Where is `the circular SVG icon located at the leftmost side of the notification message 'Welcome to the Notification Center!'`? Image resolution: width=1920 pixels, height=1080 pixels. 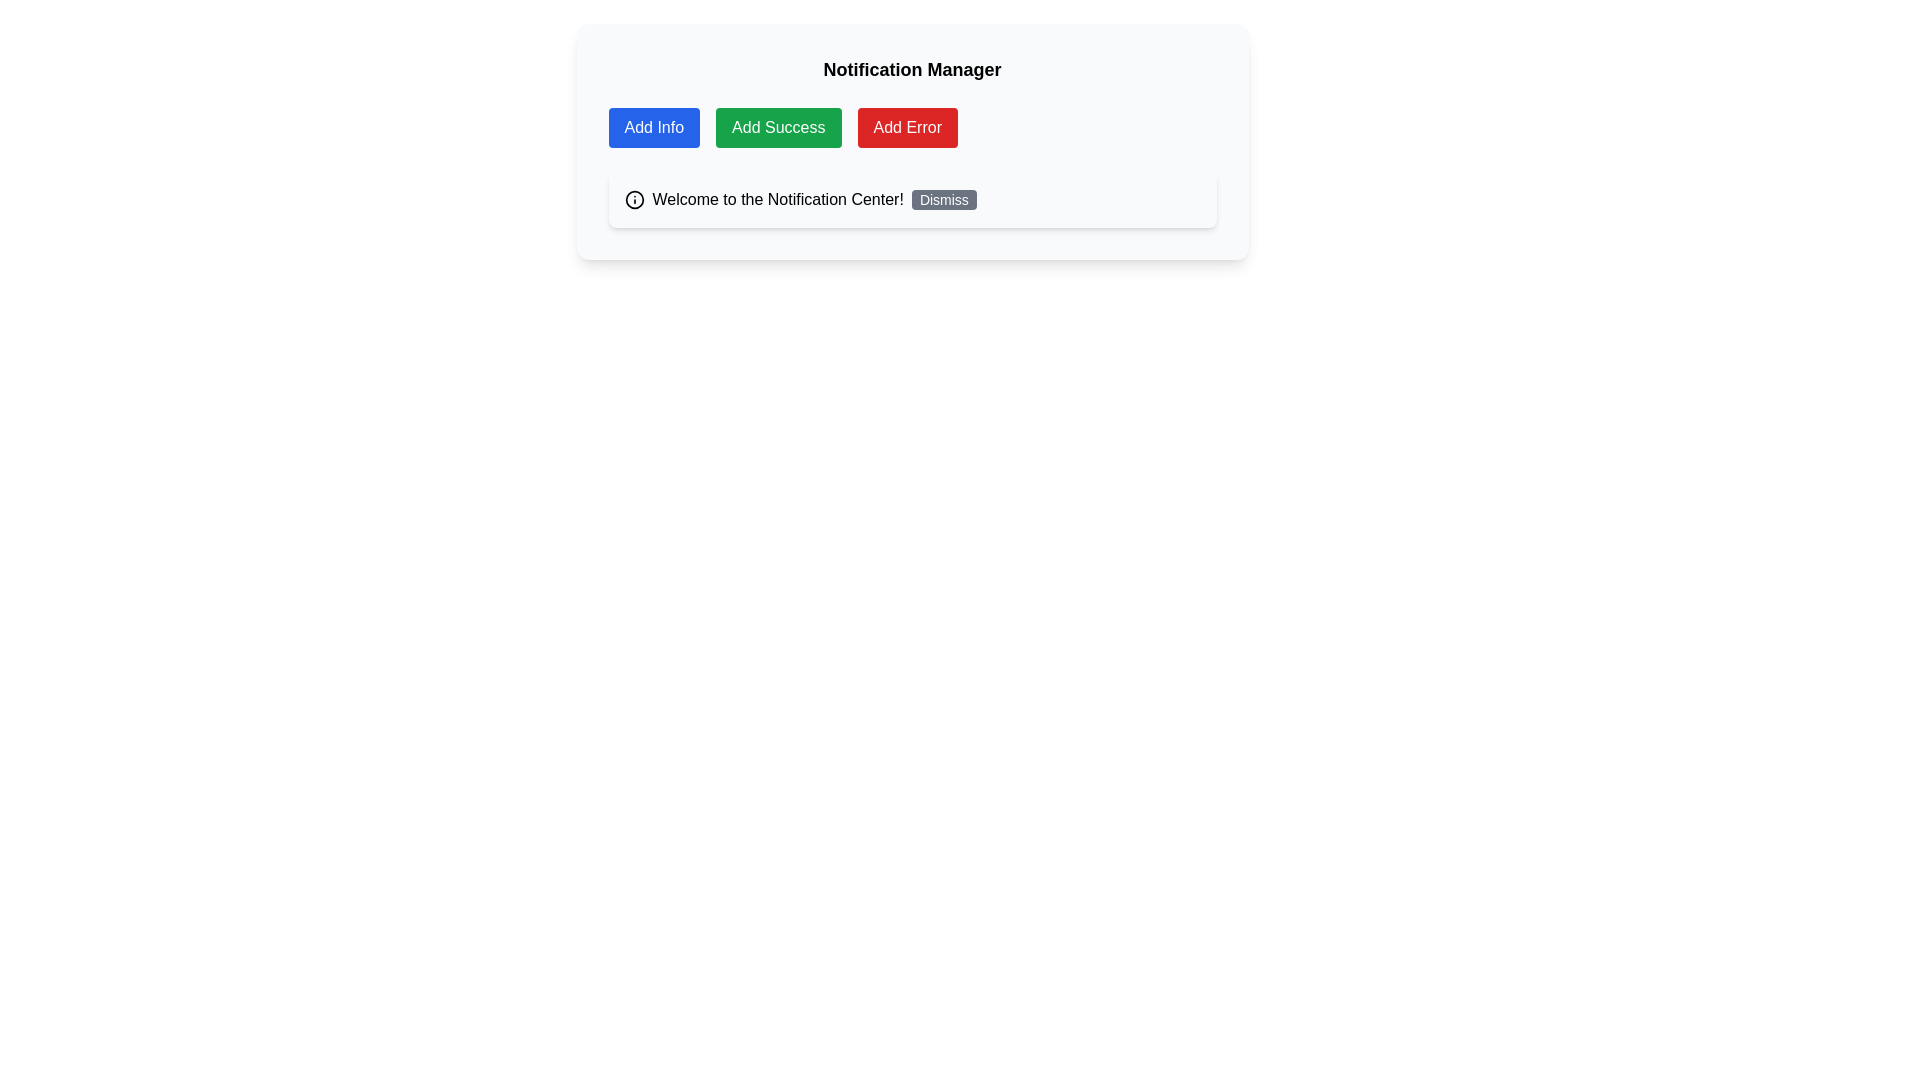
the circular SVG icon located at the leftmost side of the notification message 'Welcome to the Notification Center!' is located at coordinates (633, 200).